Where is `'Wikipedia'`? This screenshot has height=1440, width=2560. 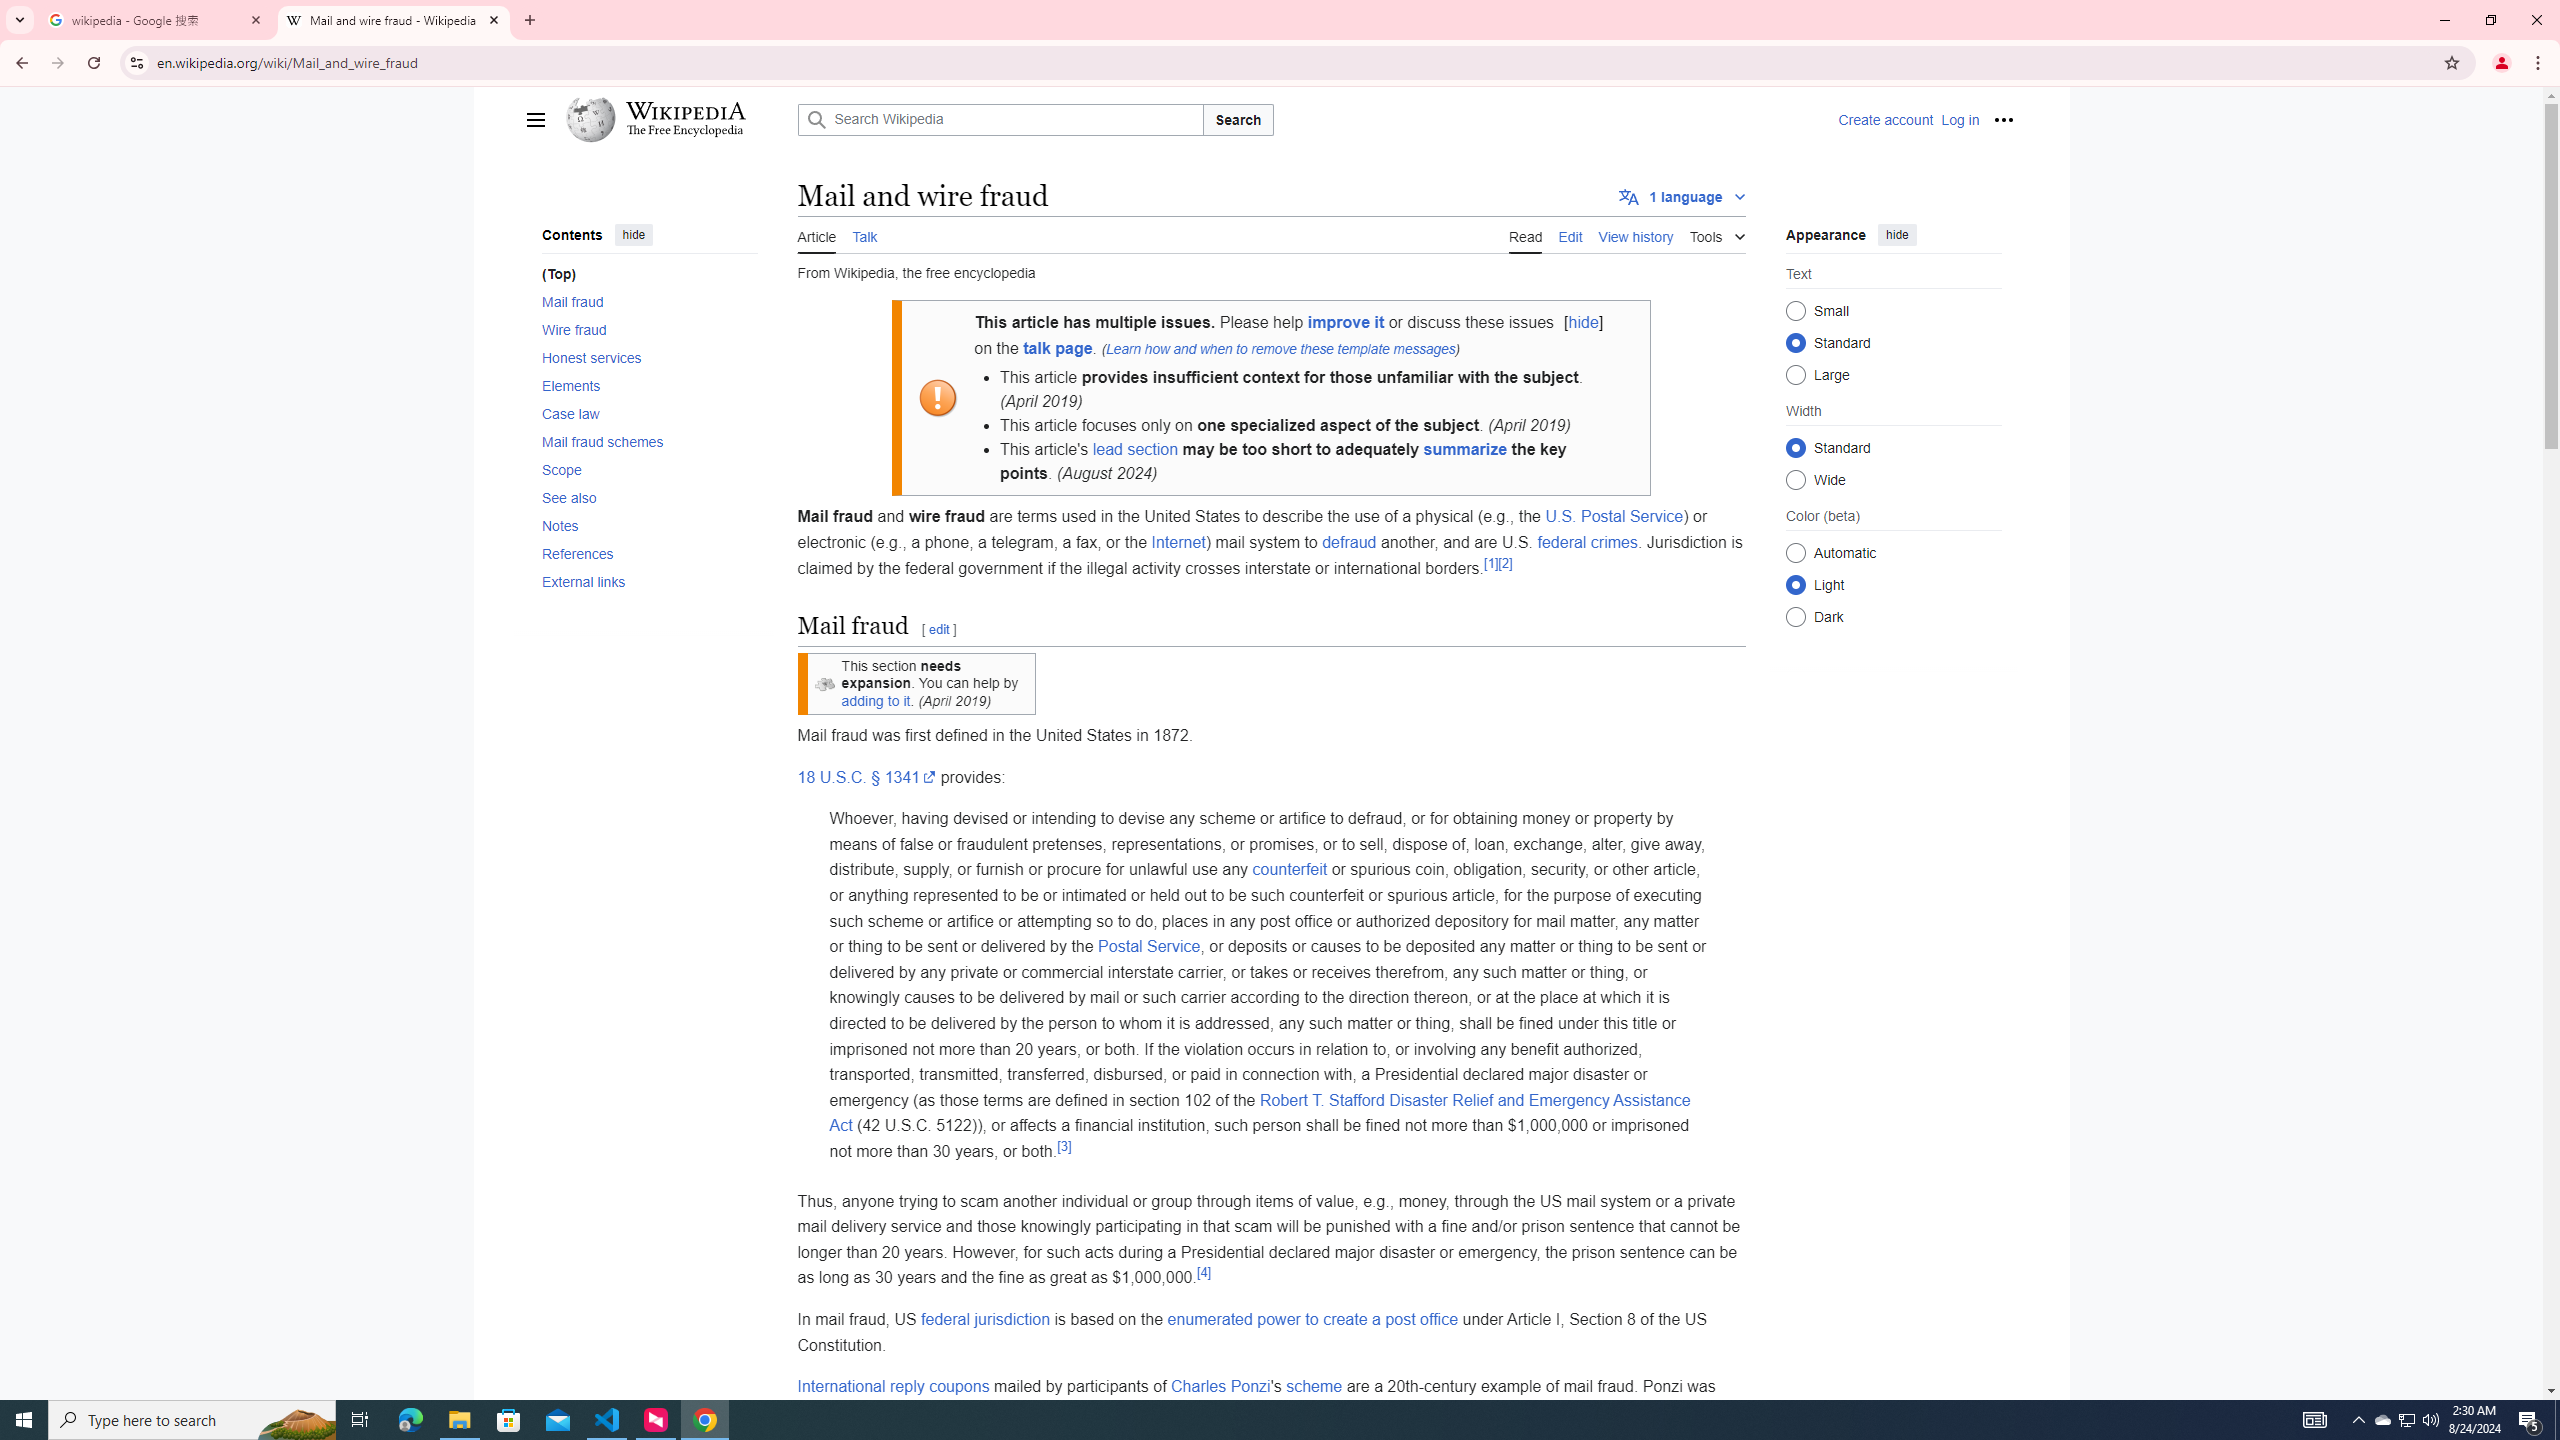 'Wikipedia' is located at coordinates (684, 110).